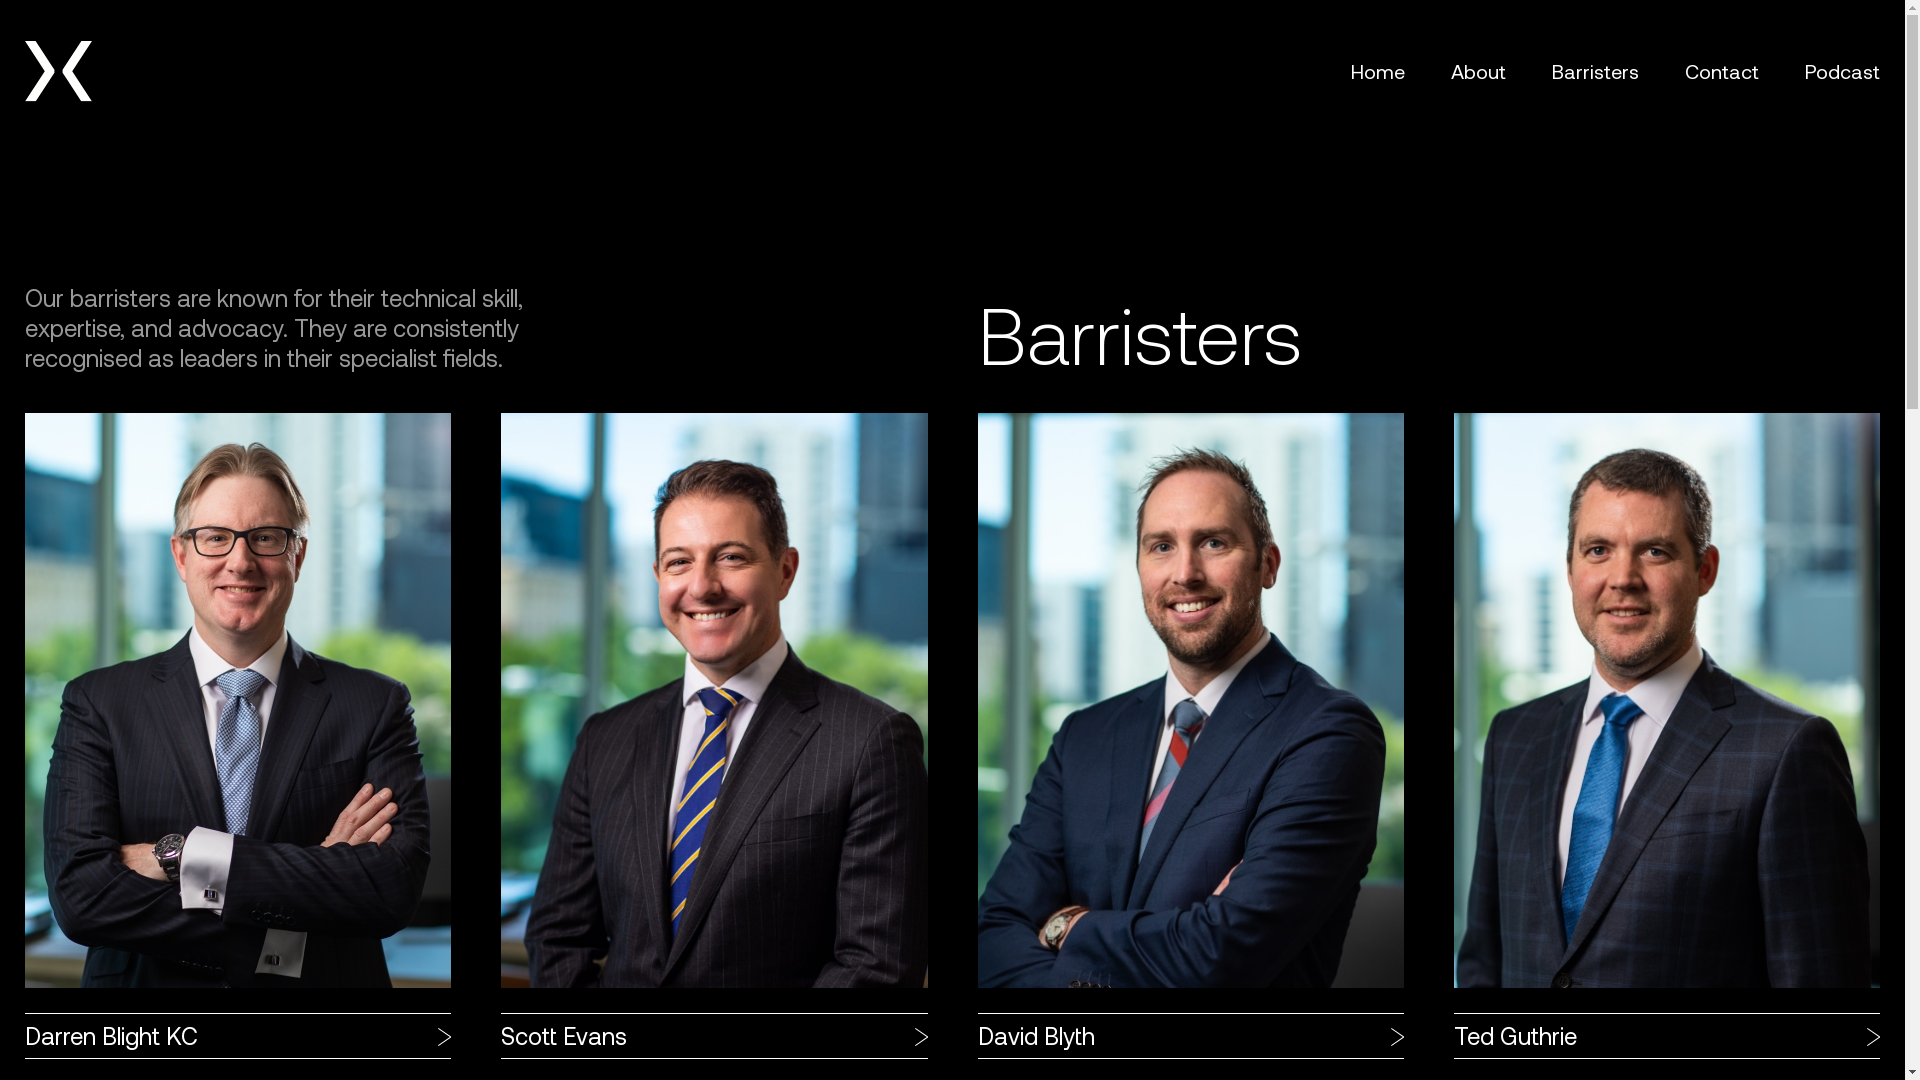 This screenshot has width=1920, height=1080. What do you see at coordinates (1841, 69) in the screenshot?
I see `'Podcast'` at bounding box center [1841, 69].